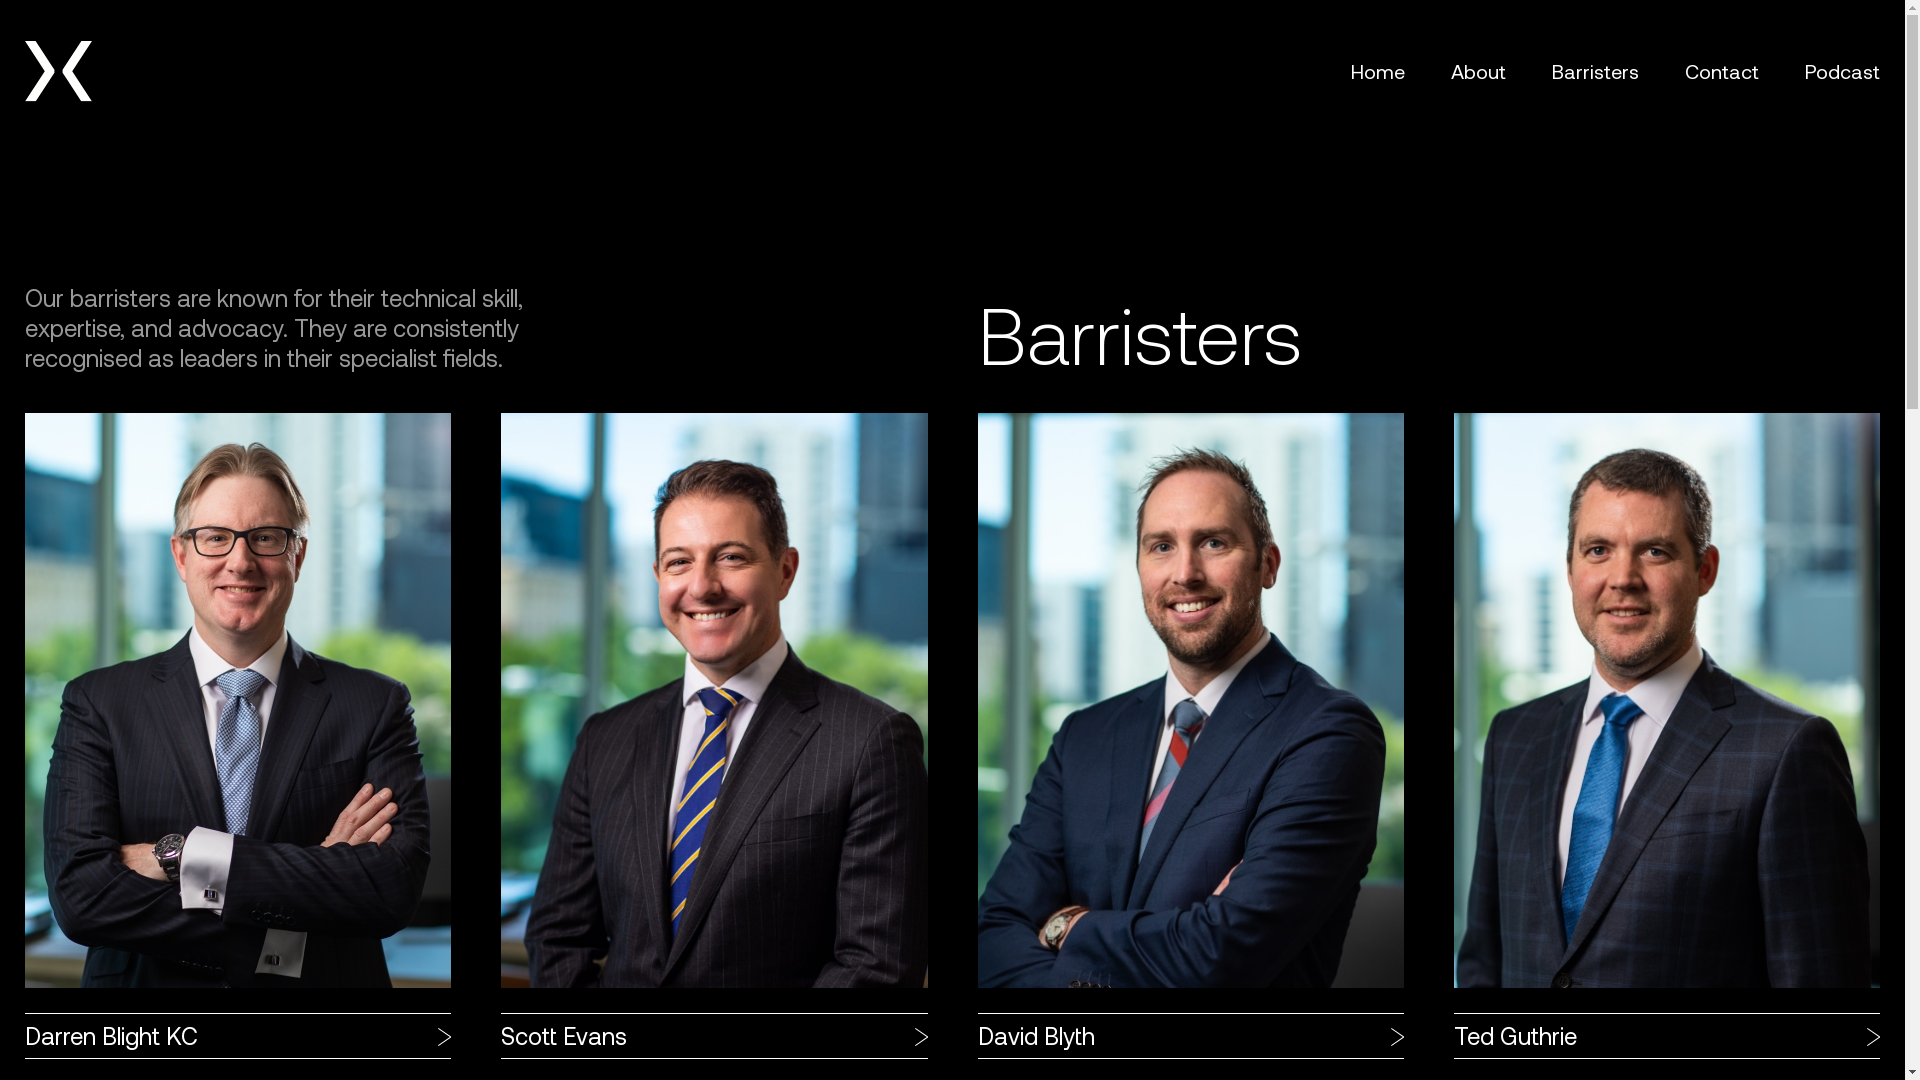 This screenshot has width=1920, height=1080. What do you see at coordinates (1841, 69) in the screenshot?
I see `'Podcast'` at bounding box center [1841, 69].